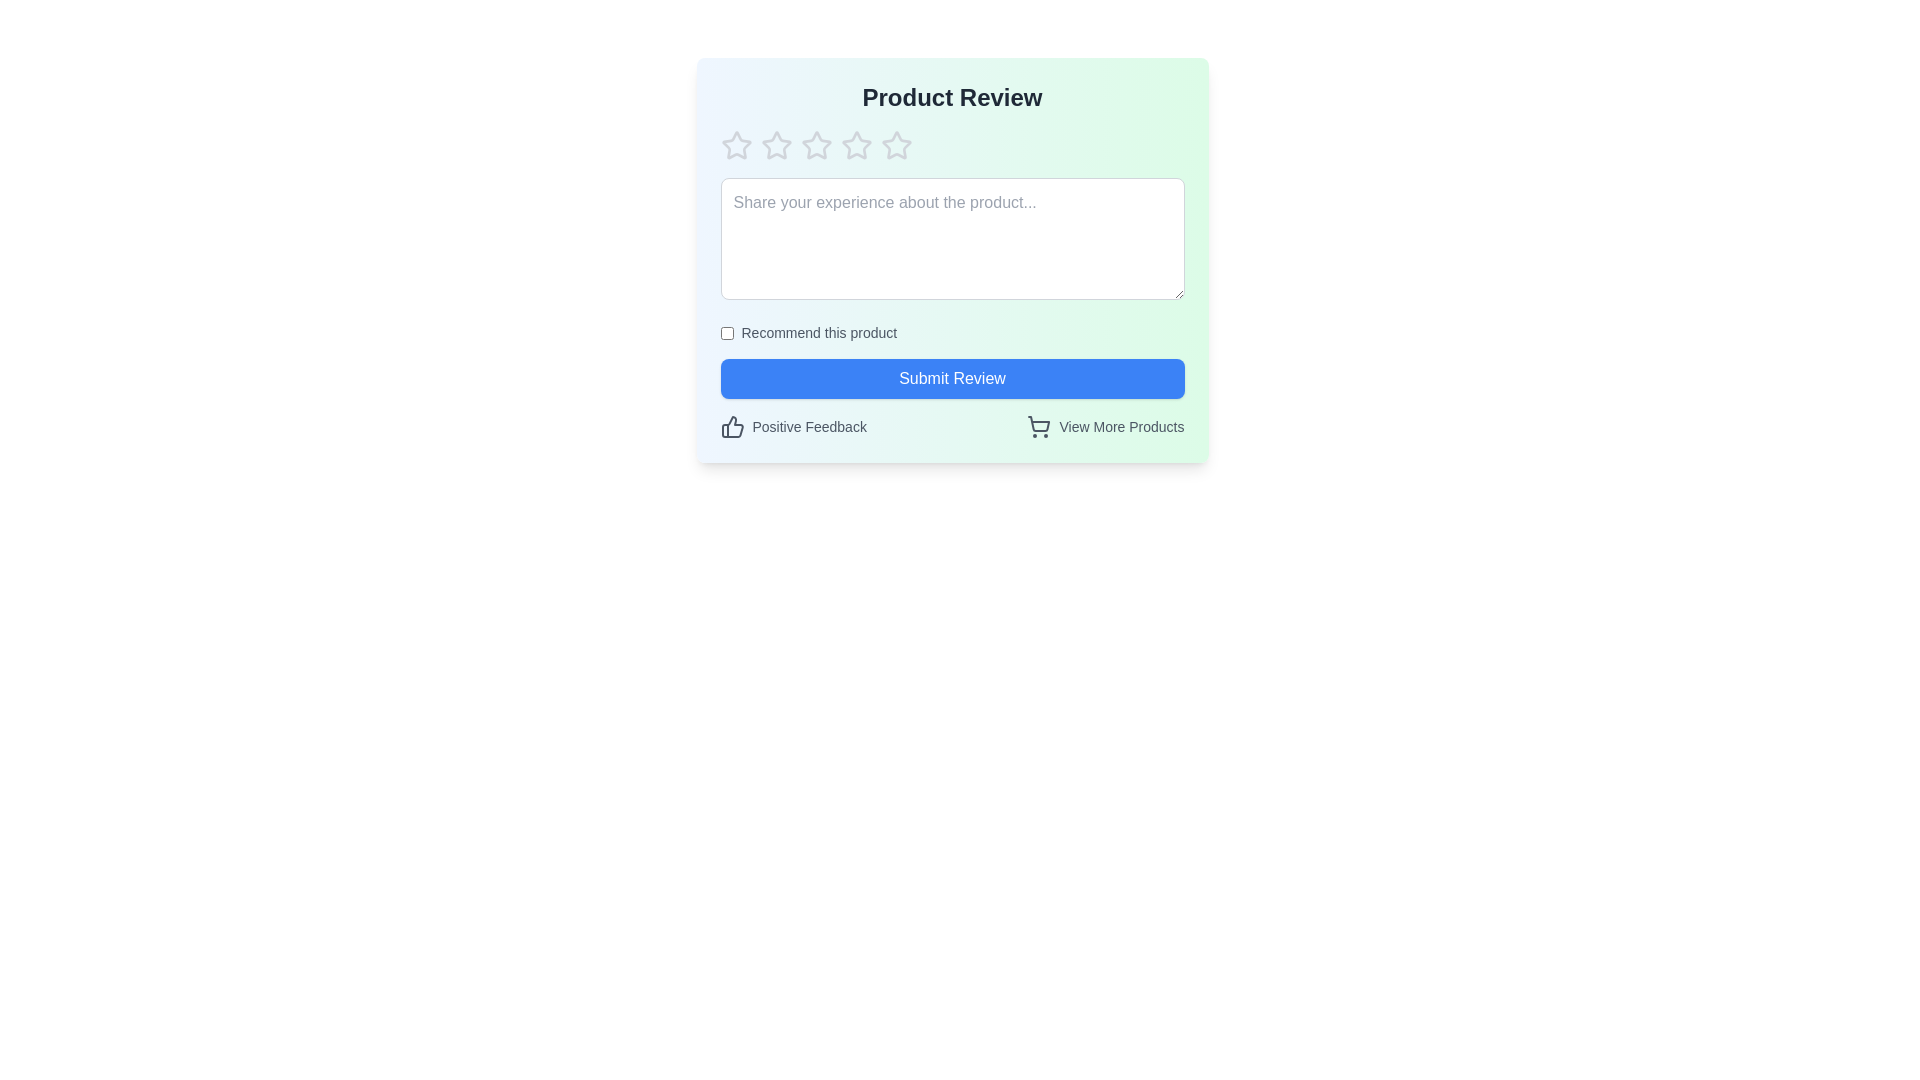 Image resolution: width=1920 pixels, height=1080 pixels. What do you see at coordinates (951, 378) in the screenshot?
I see `the 'Submit Review' button to submit the review` at bounding box center [951, 378].